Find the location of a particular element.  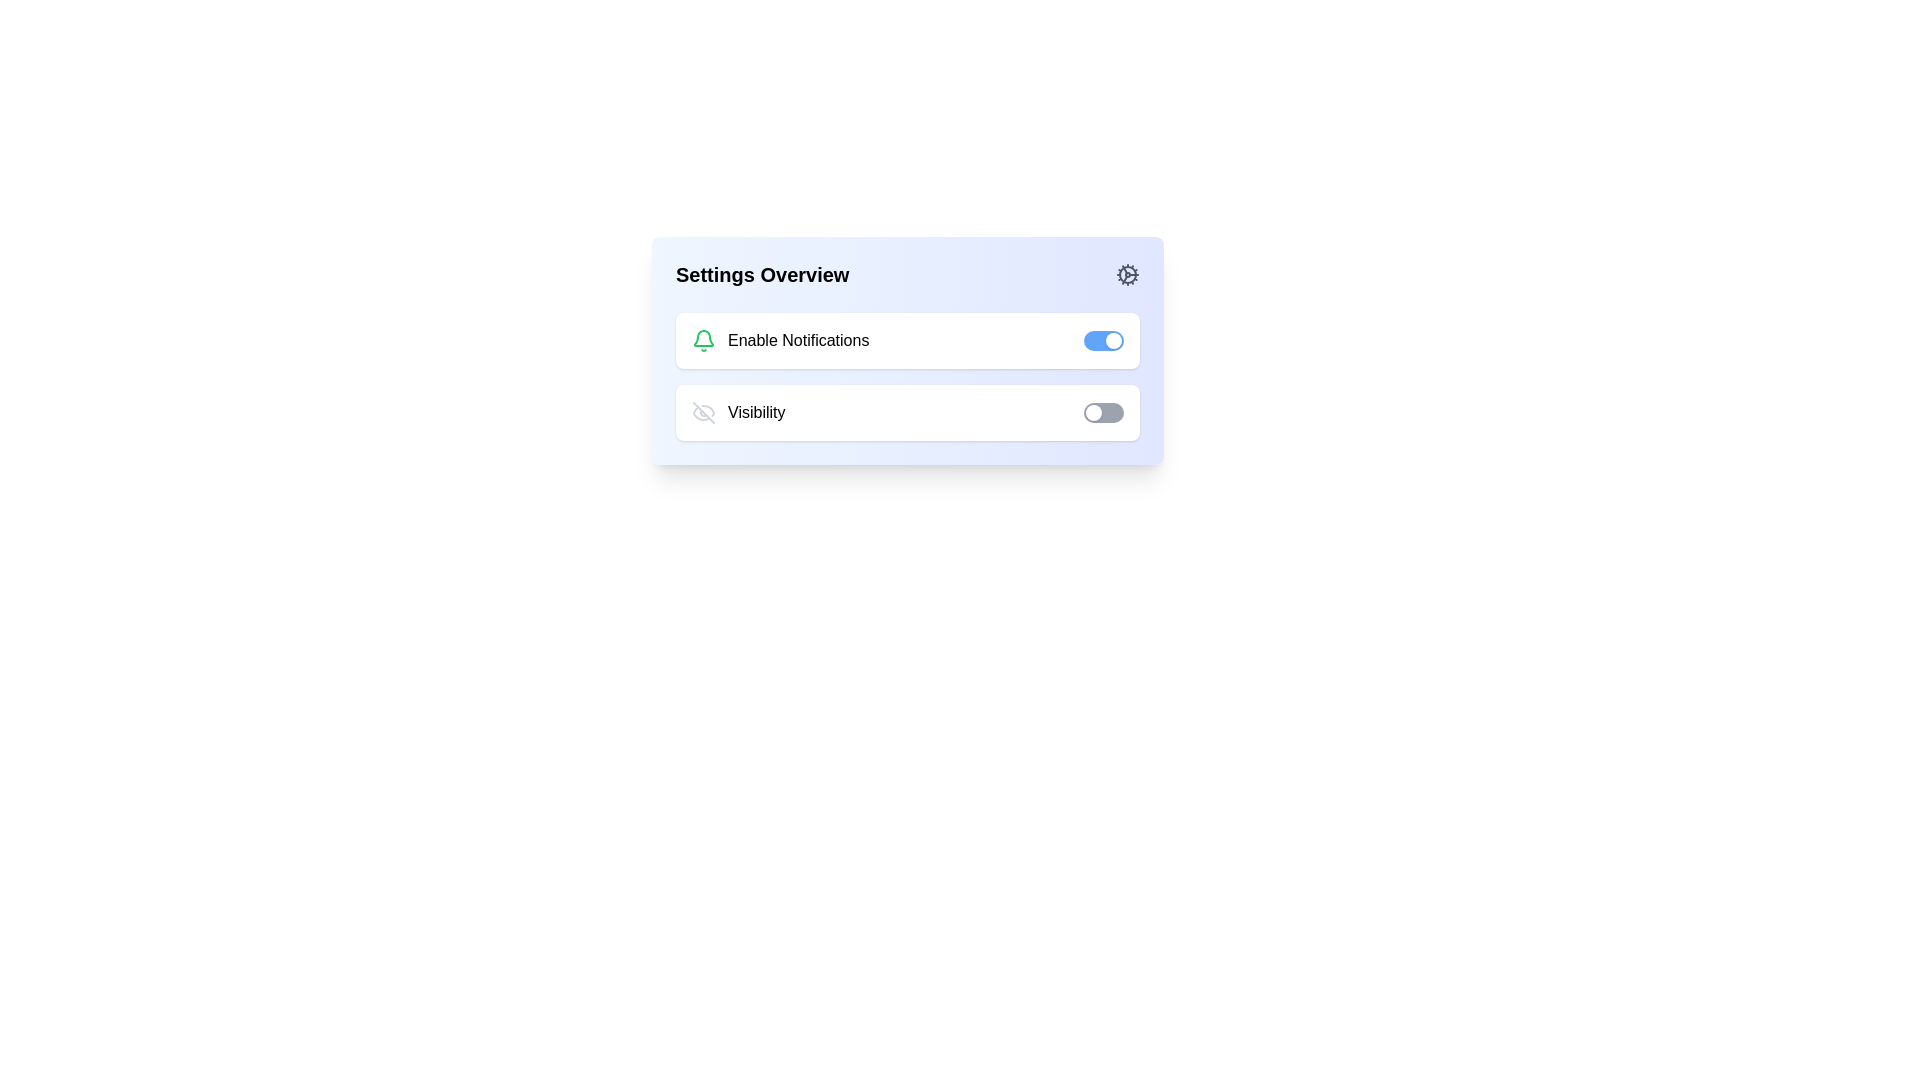

the toggle handle, which is a small circular component with a white background located on the right end of the blue toggle switch for 'Enable Notifications' in the 'Settings Overview' section is located at coordinates (1112, 339).